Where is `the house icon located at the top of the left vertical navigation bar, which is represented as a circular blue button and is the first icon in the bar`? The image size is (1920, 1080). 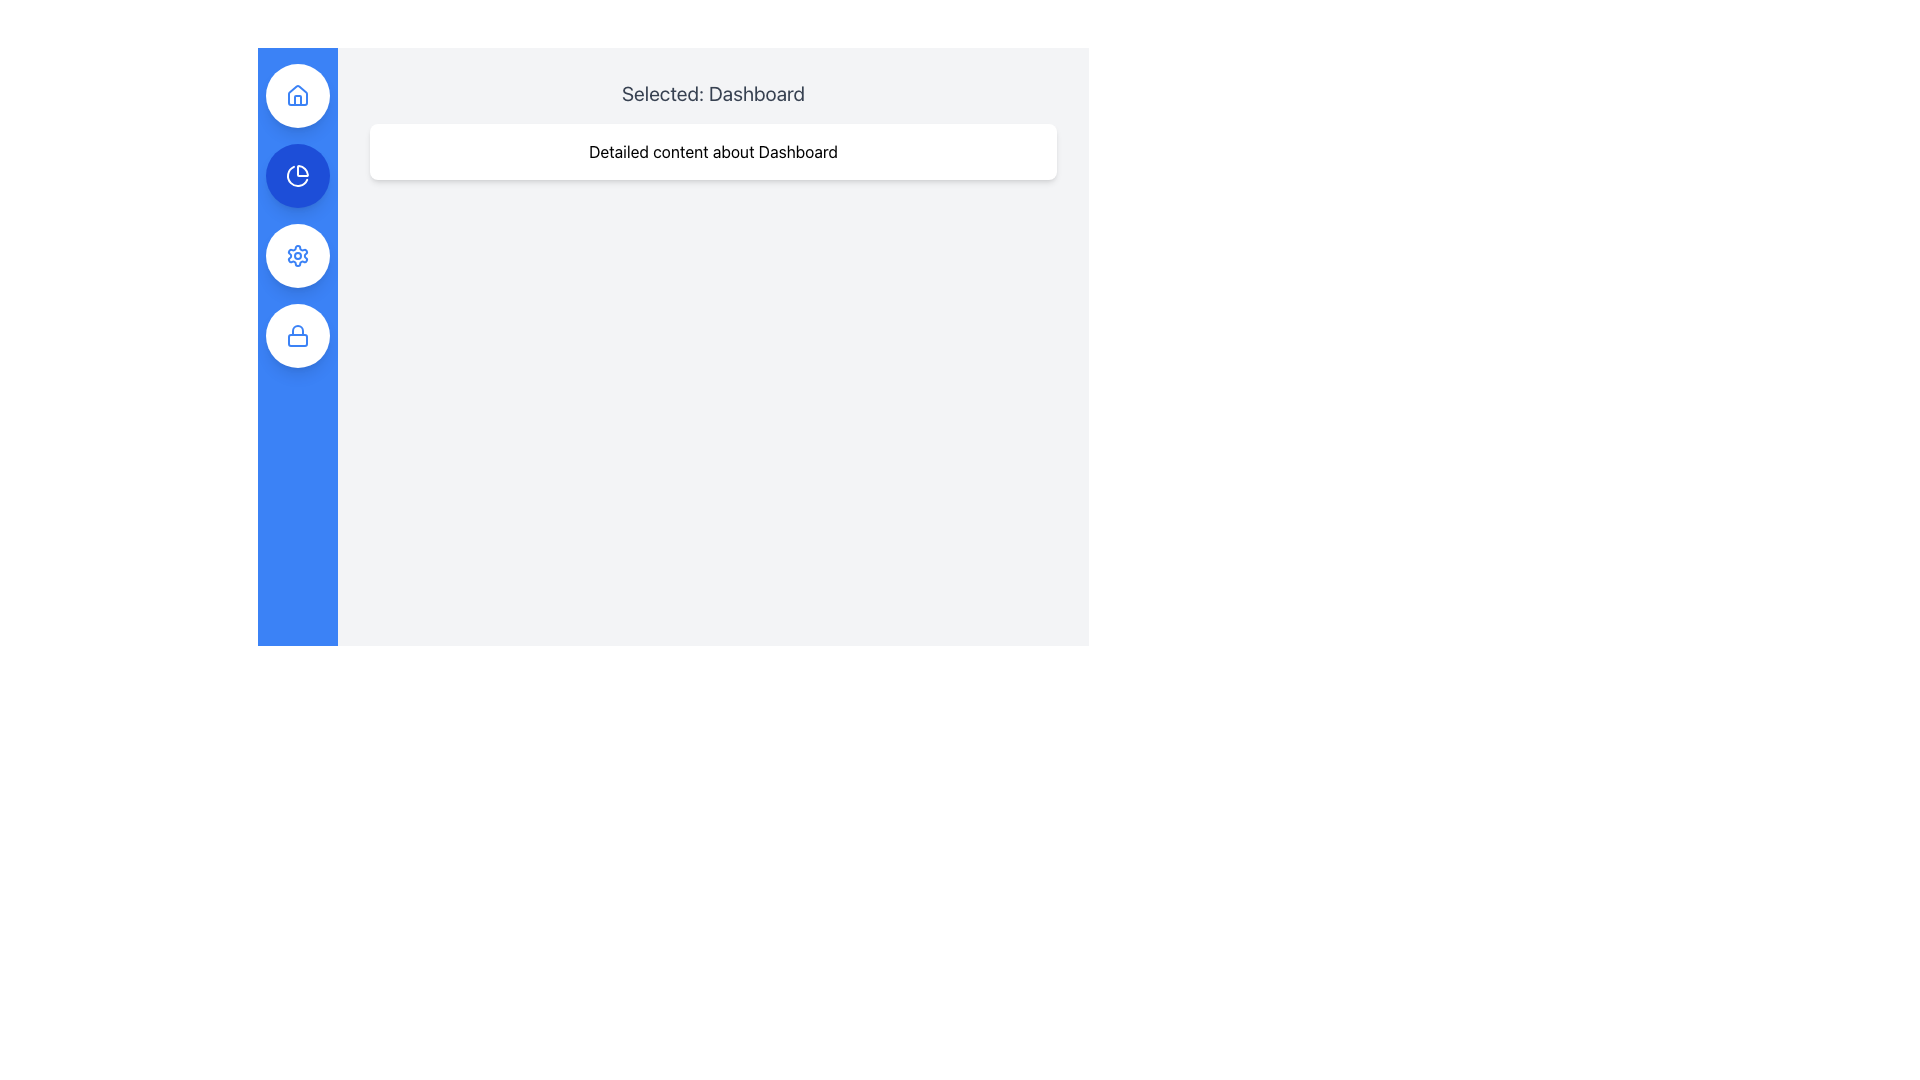 the house icon located at the top of the left vertical navigation bar, which is represented as a circular blue button and is the first icon in the bar is located at coordinates (296, 100).